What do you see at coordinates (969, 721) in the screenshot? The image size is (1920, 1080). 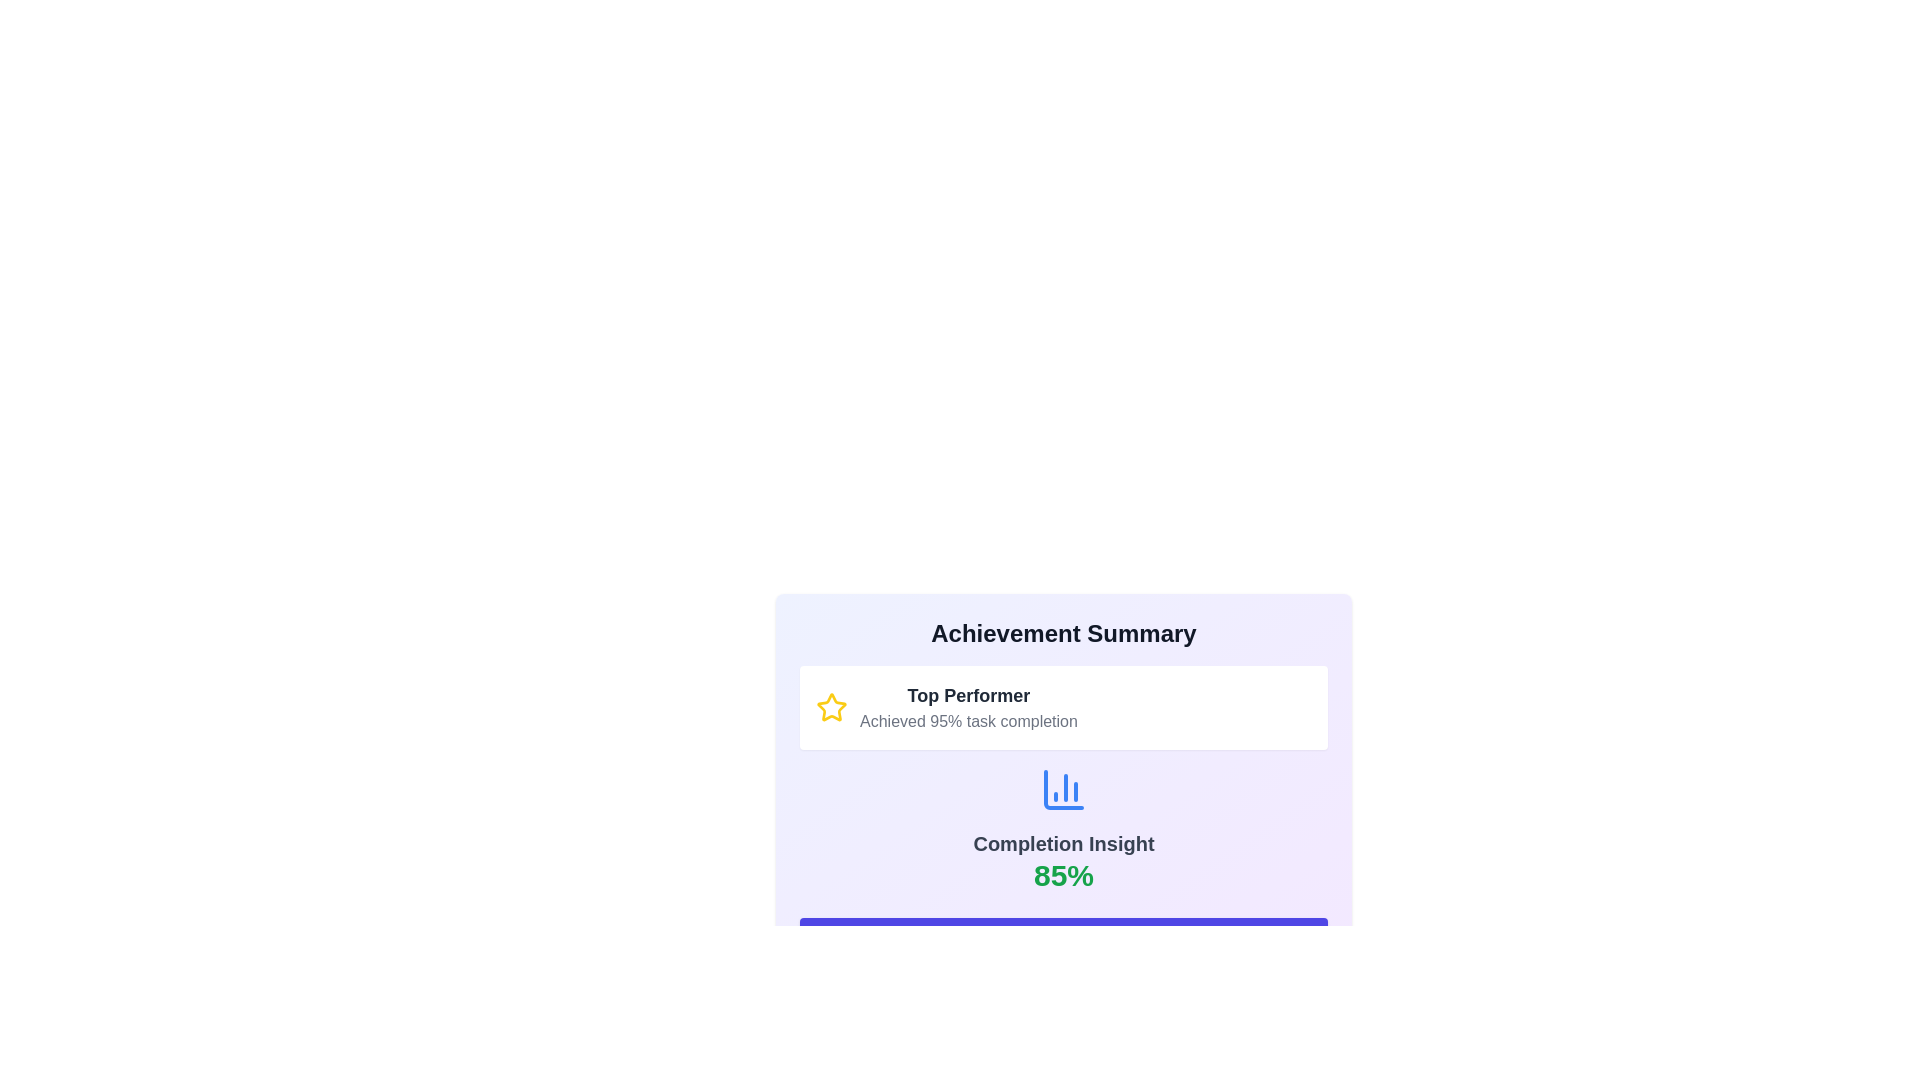 I see `the Text Label that conveys the user's task completion rate, located below the 'Top Performer' text in the 'Achievement Summary' card` at bounding box center [969, 721].